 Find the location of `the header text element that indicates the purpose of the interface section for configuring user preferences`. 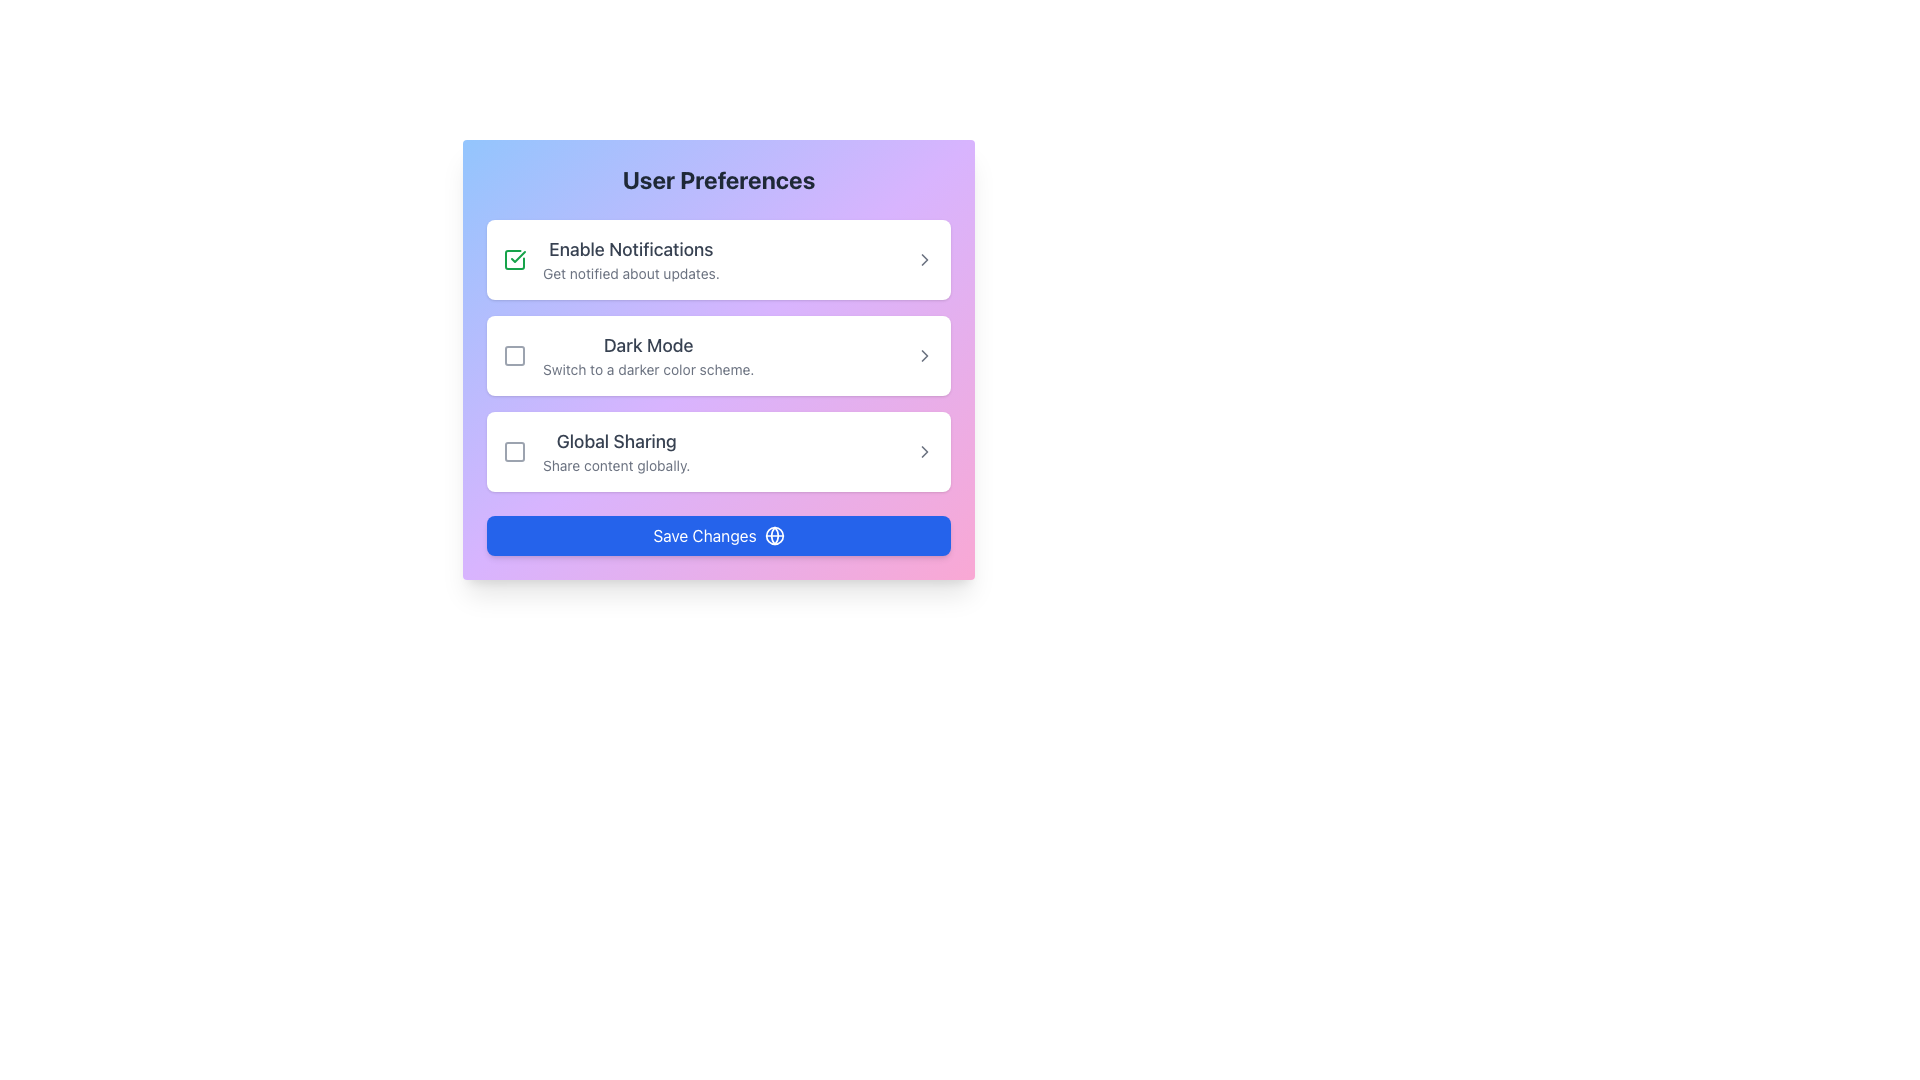

the header text element that indicates the purpose of the interface section for configuring user preferences is located at coordinates (719, 180).